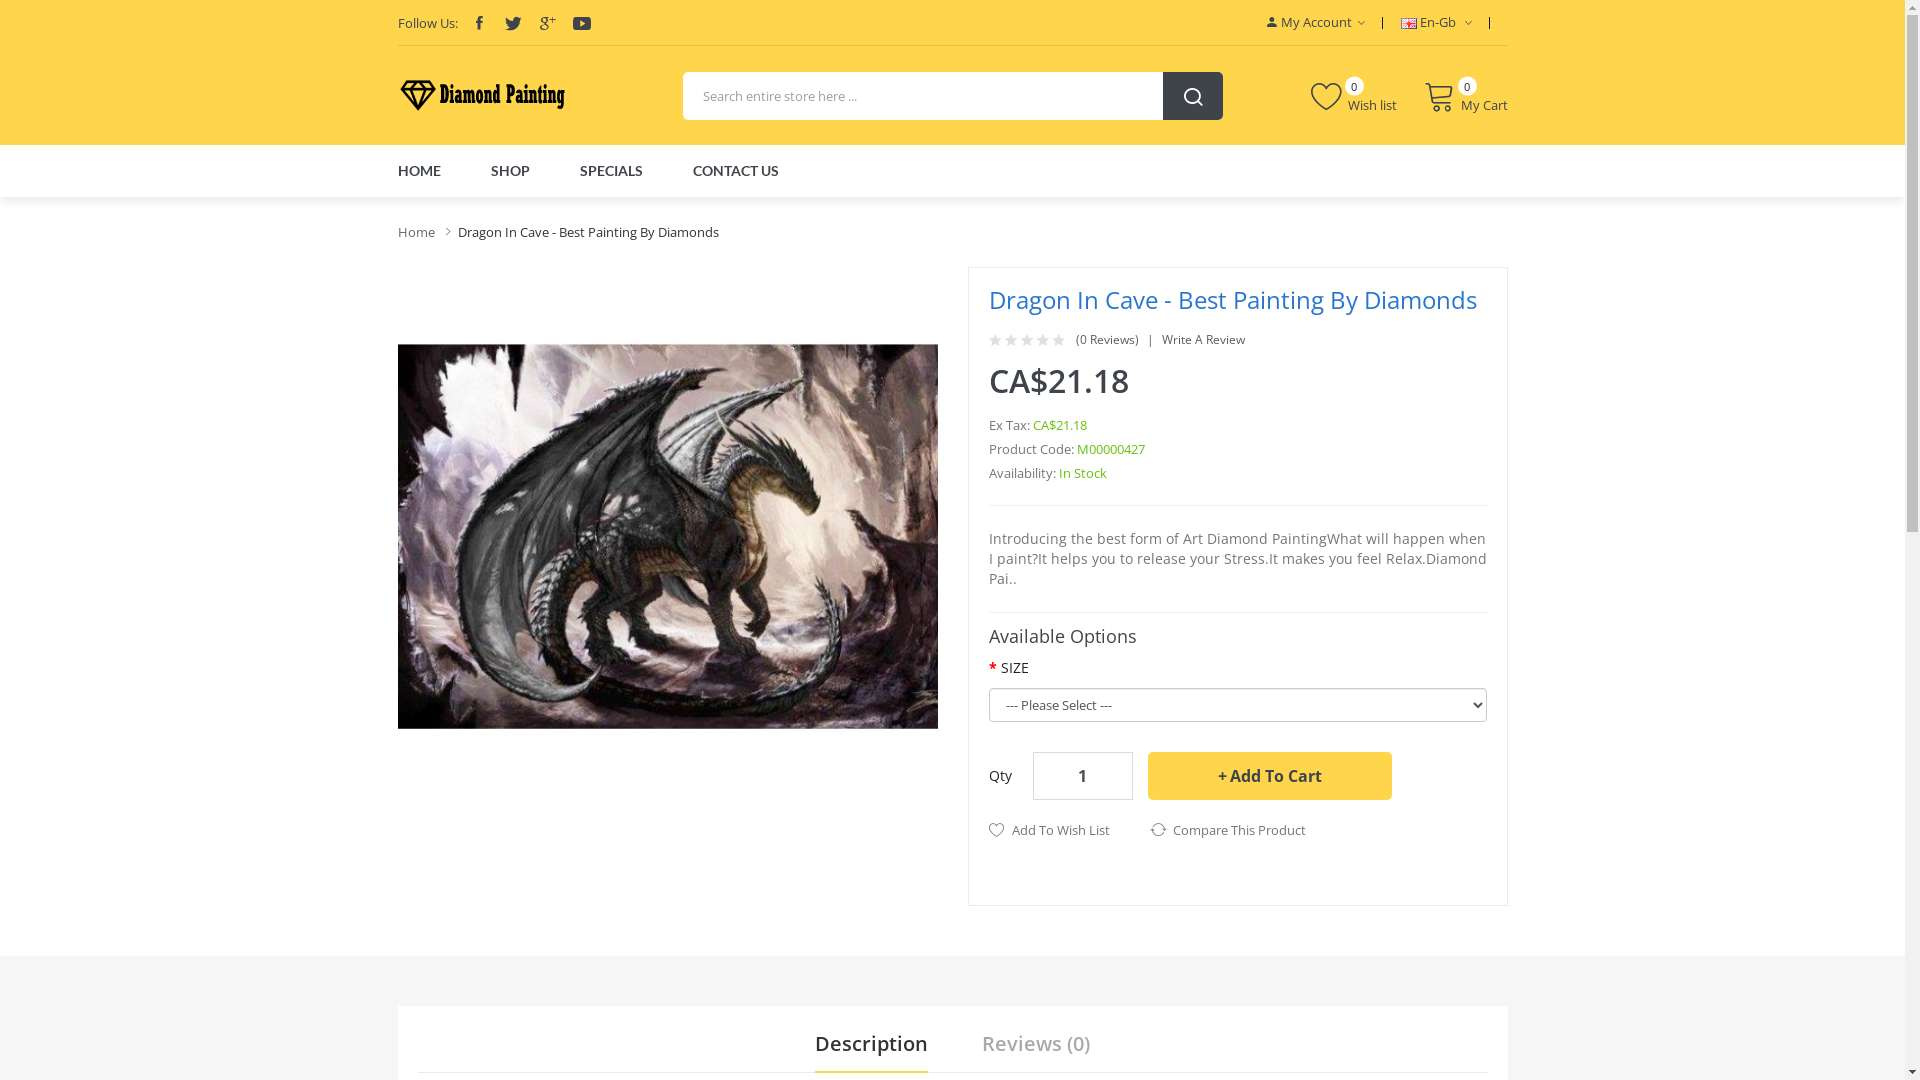 This screenshot has height=1080, width=1920. Describe the element at coordinates (1269, 774) in the screenshot. I see `'Add To Cart'` at that location.